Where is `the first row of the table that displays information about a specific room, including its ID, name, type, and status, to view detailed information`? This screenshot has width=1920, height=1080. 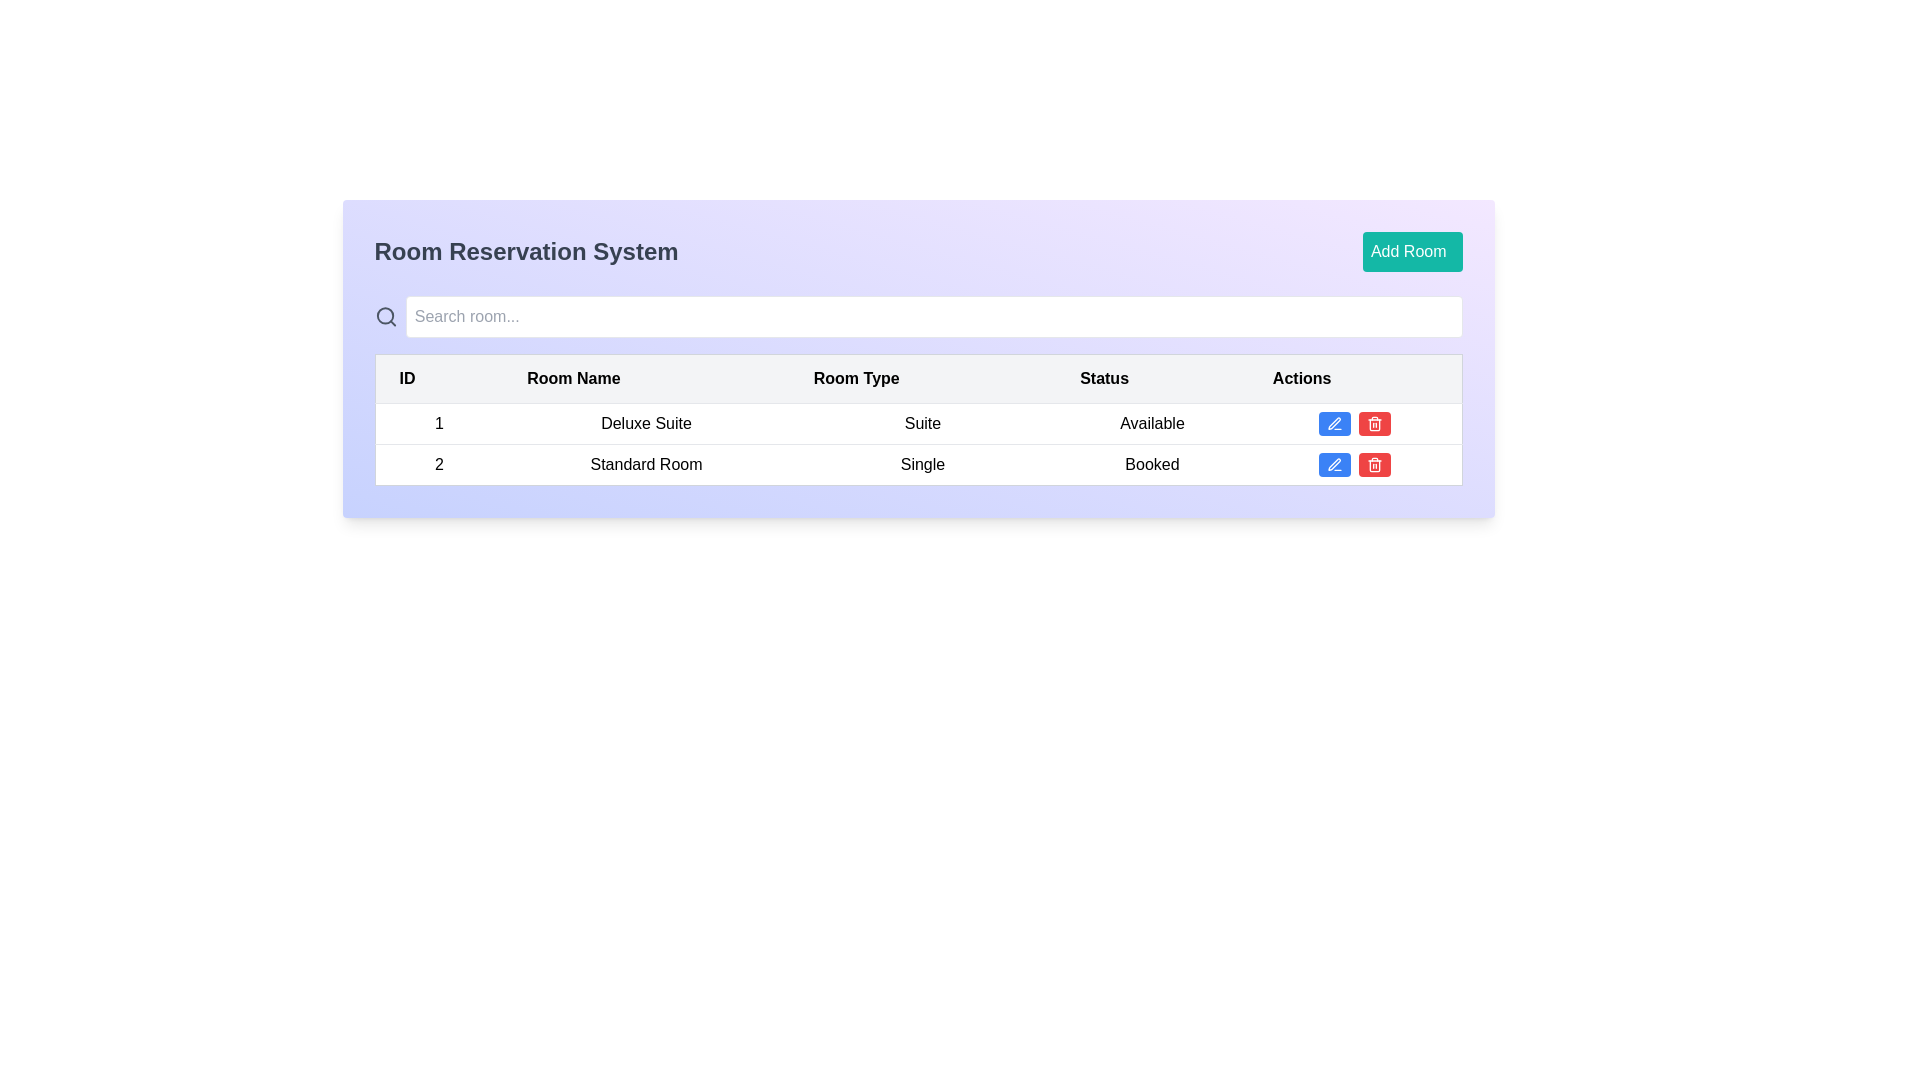
the first row of the table that displays information about a specific room, including its ID, name, type, and status, to view detailed information is located at coordinates (917, 423).